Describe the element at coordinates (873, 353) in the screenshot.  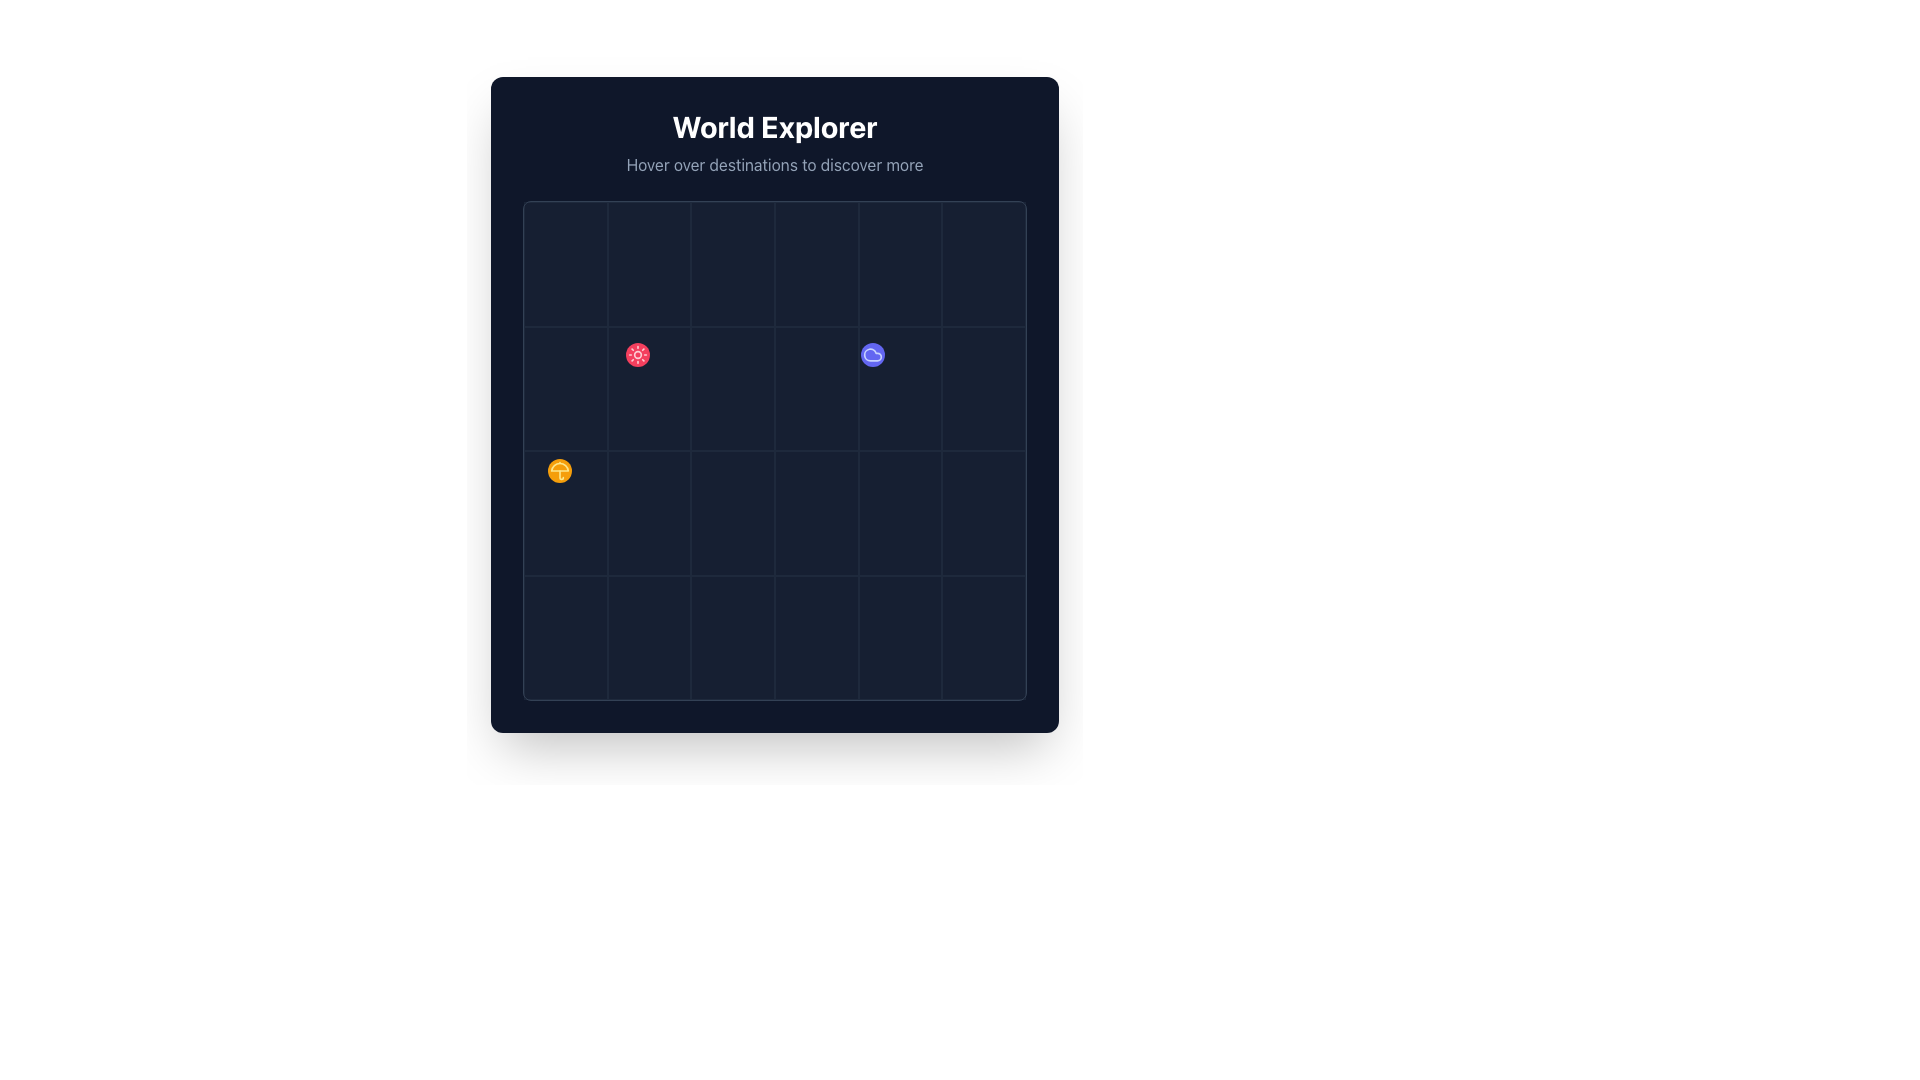
I see `the animated glowing effect surrounding the blue circular icon with a cloud symbol, located in the middle-right of the grid layout` at that location.